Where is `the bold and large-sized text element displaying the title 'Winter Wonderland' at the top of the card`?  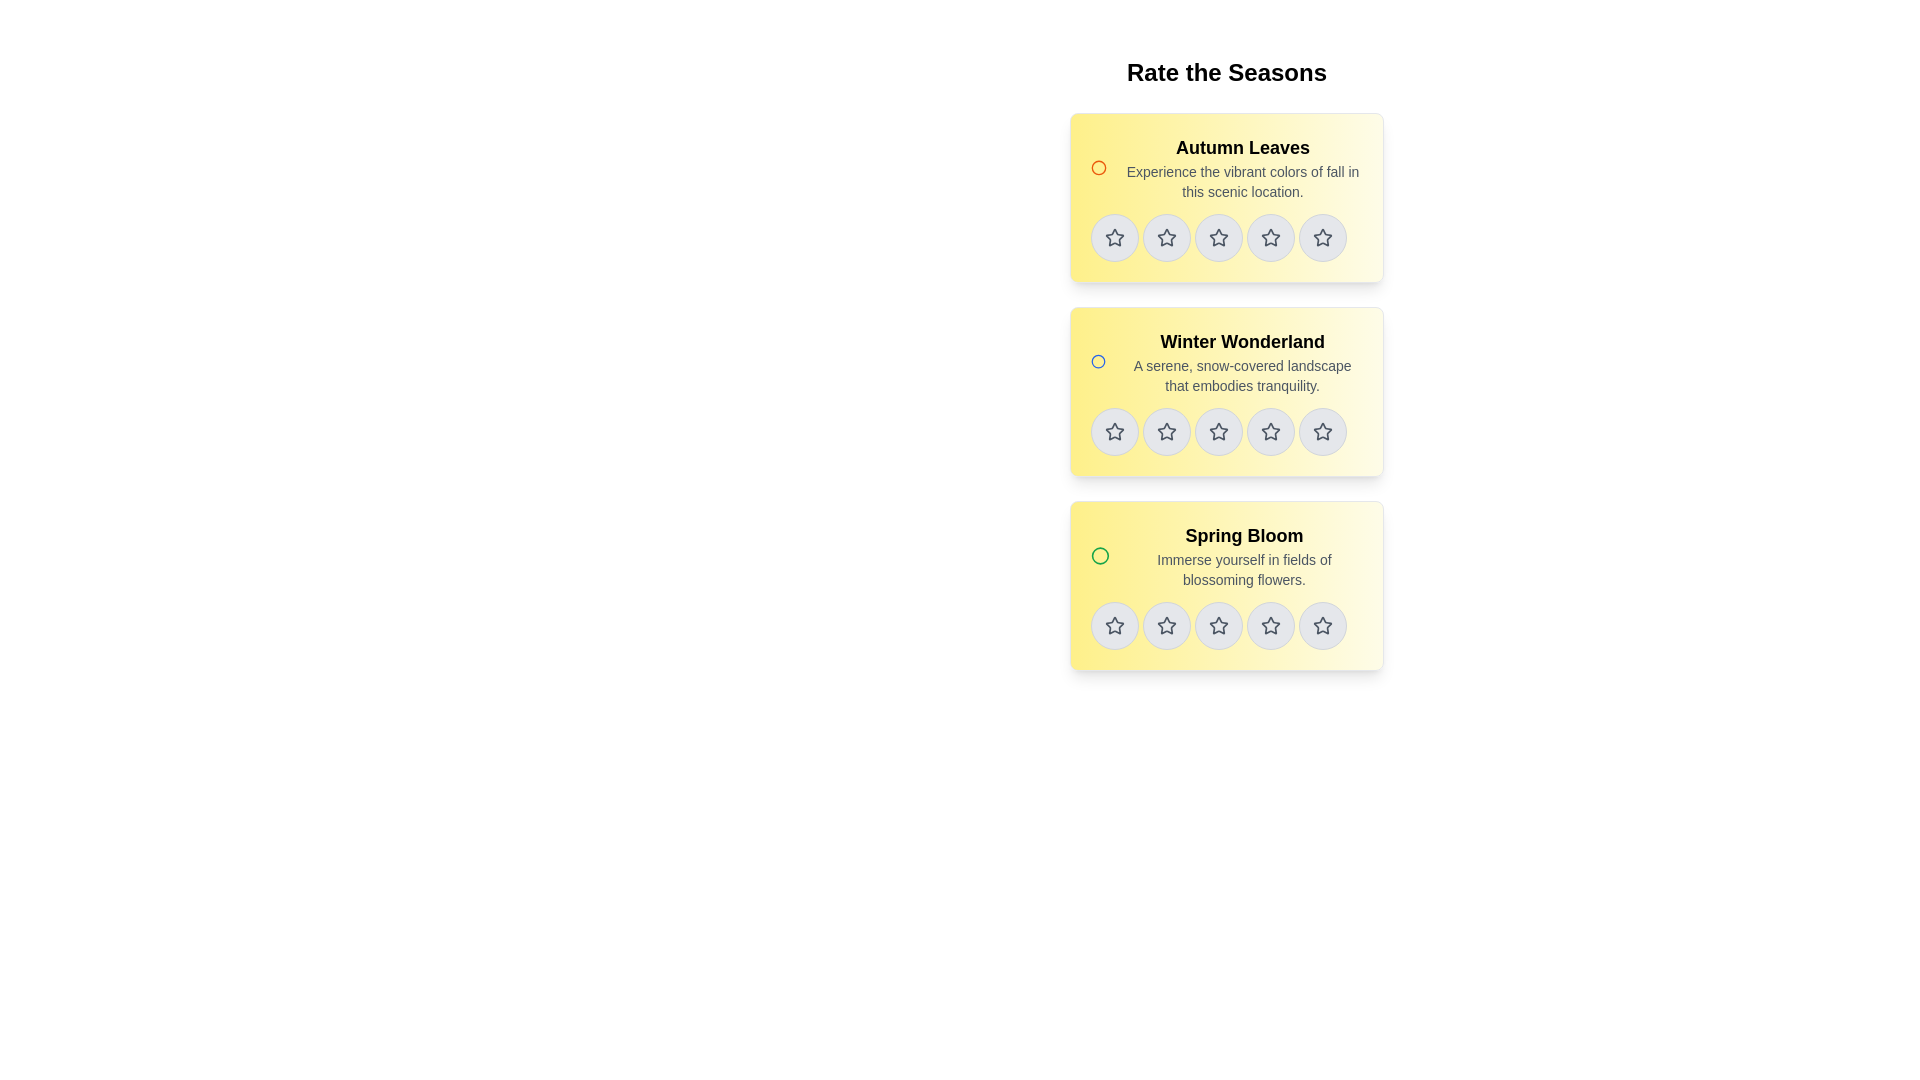
the bold and large-sized text element displaying the title 'Winter Wonderland' at the top of the card is located at coordinates (1241, 341).